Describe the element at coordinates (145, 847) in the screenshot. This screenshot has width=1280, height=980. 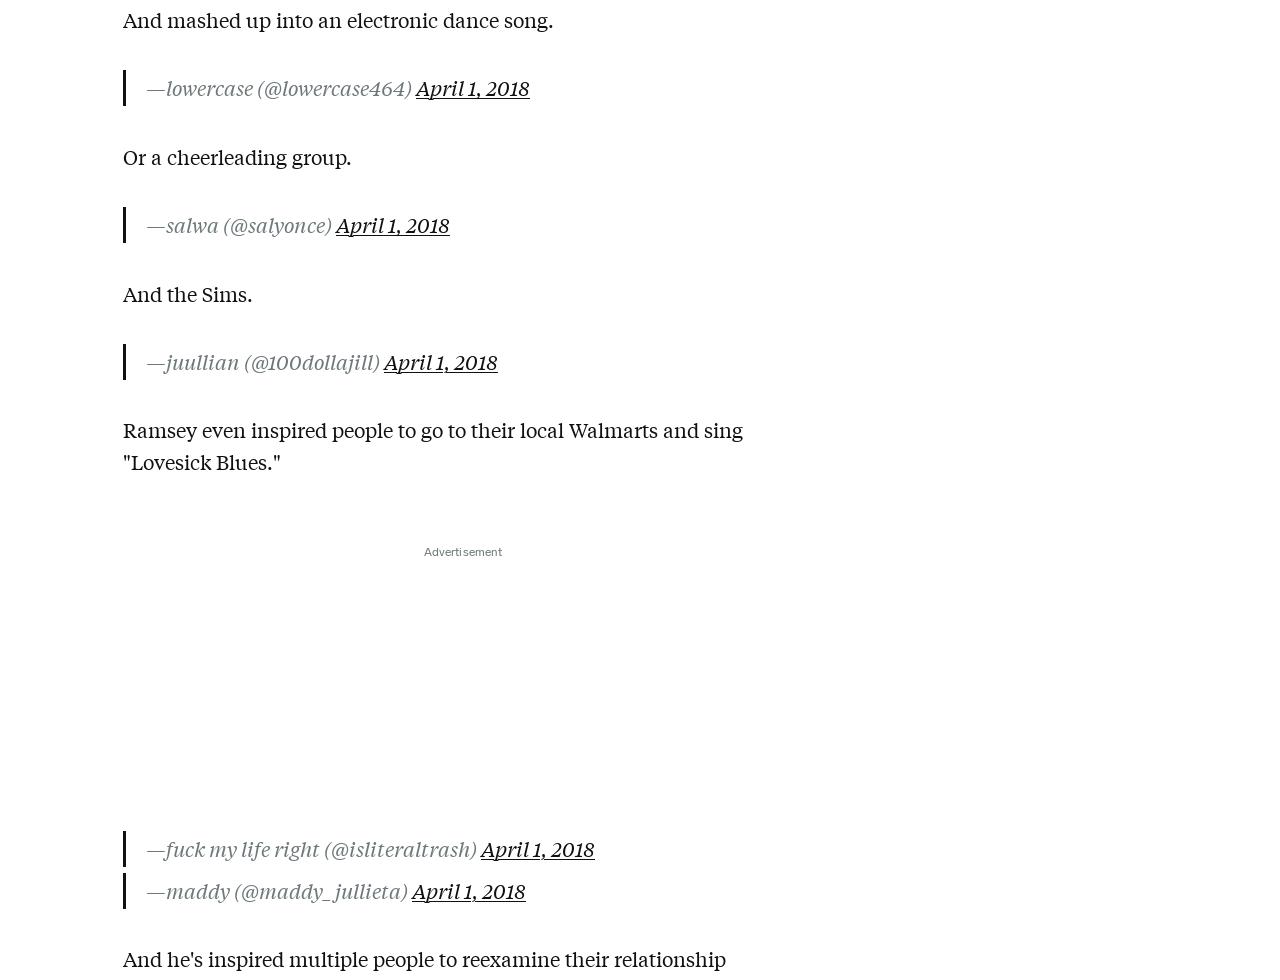
I see `'—fuck my life right  (@isliteraltrash)'` at that location.